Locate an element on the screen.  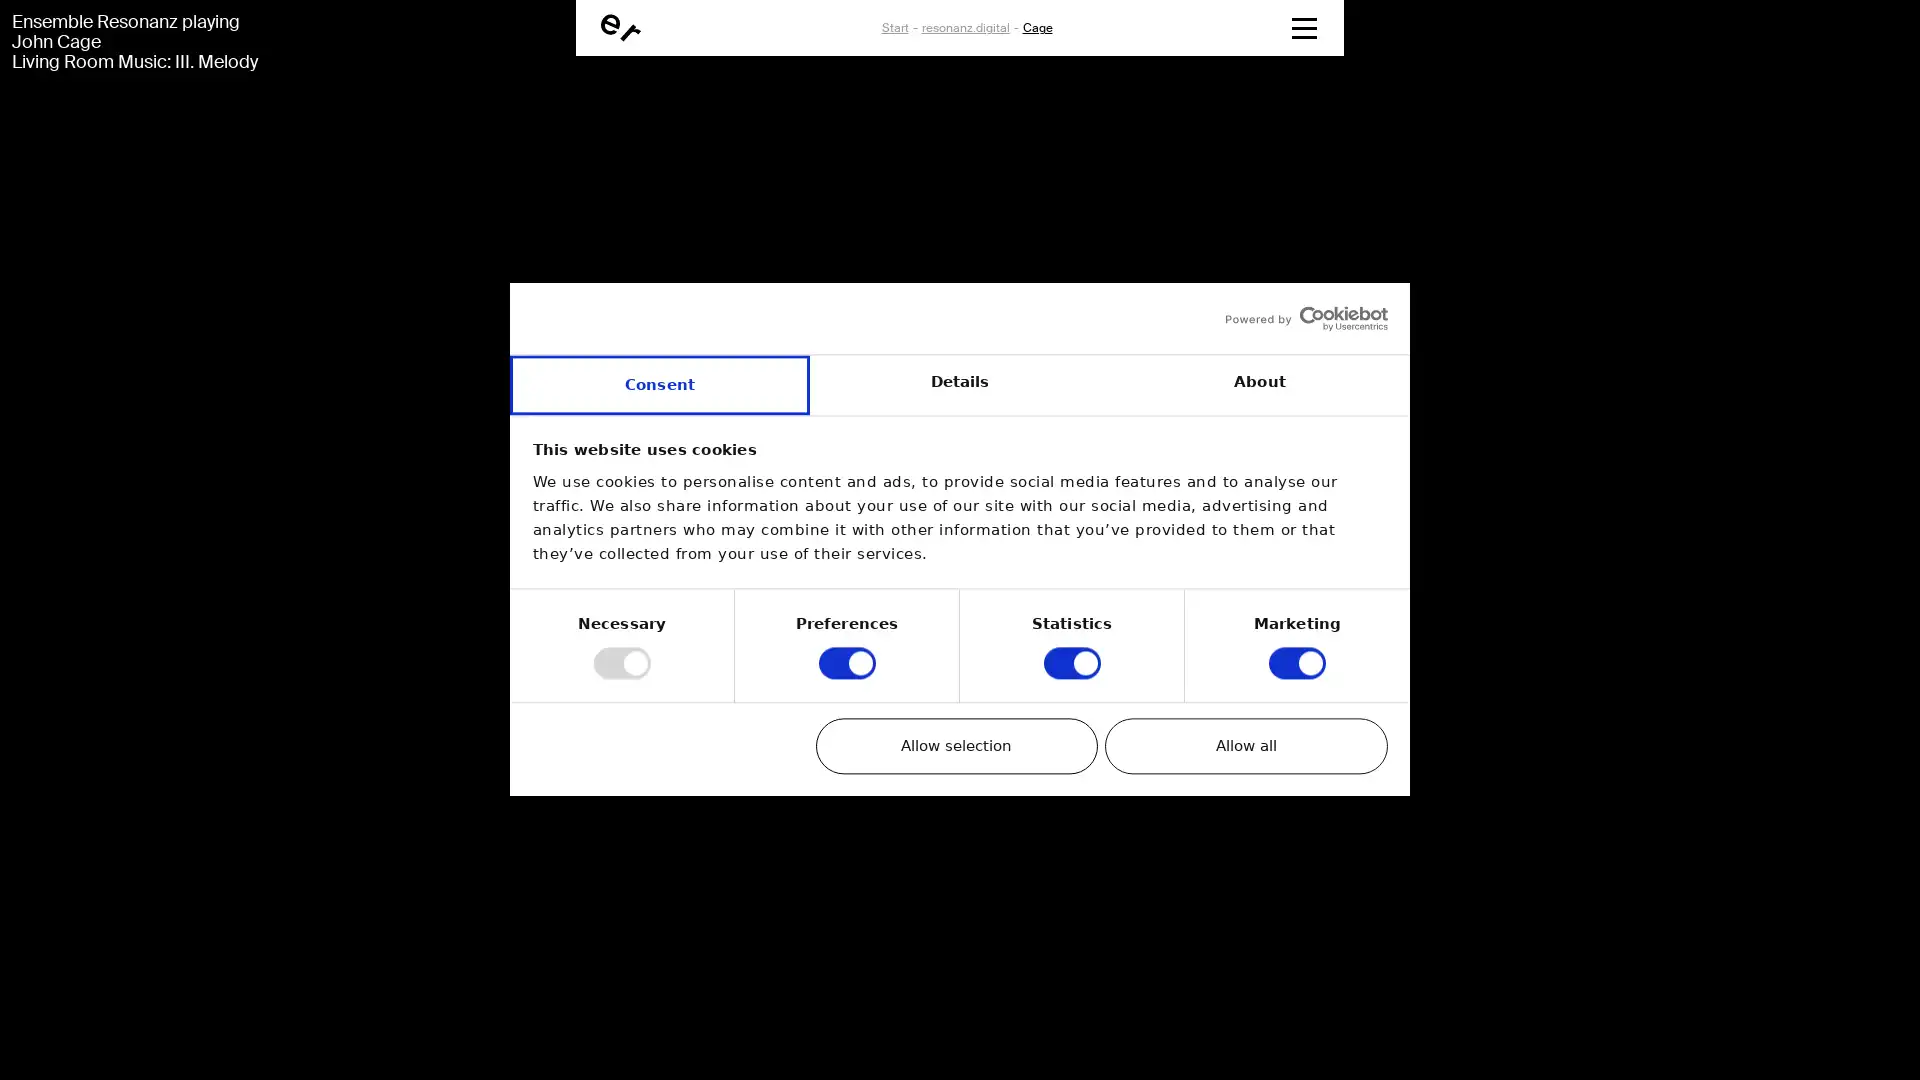
08 is located at coordinates (1350, 1056).